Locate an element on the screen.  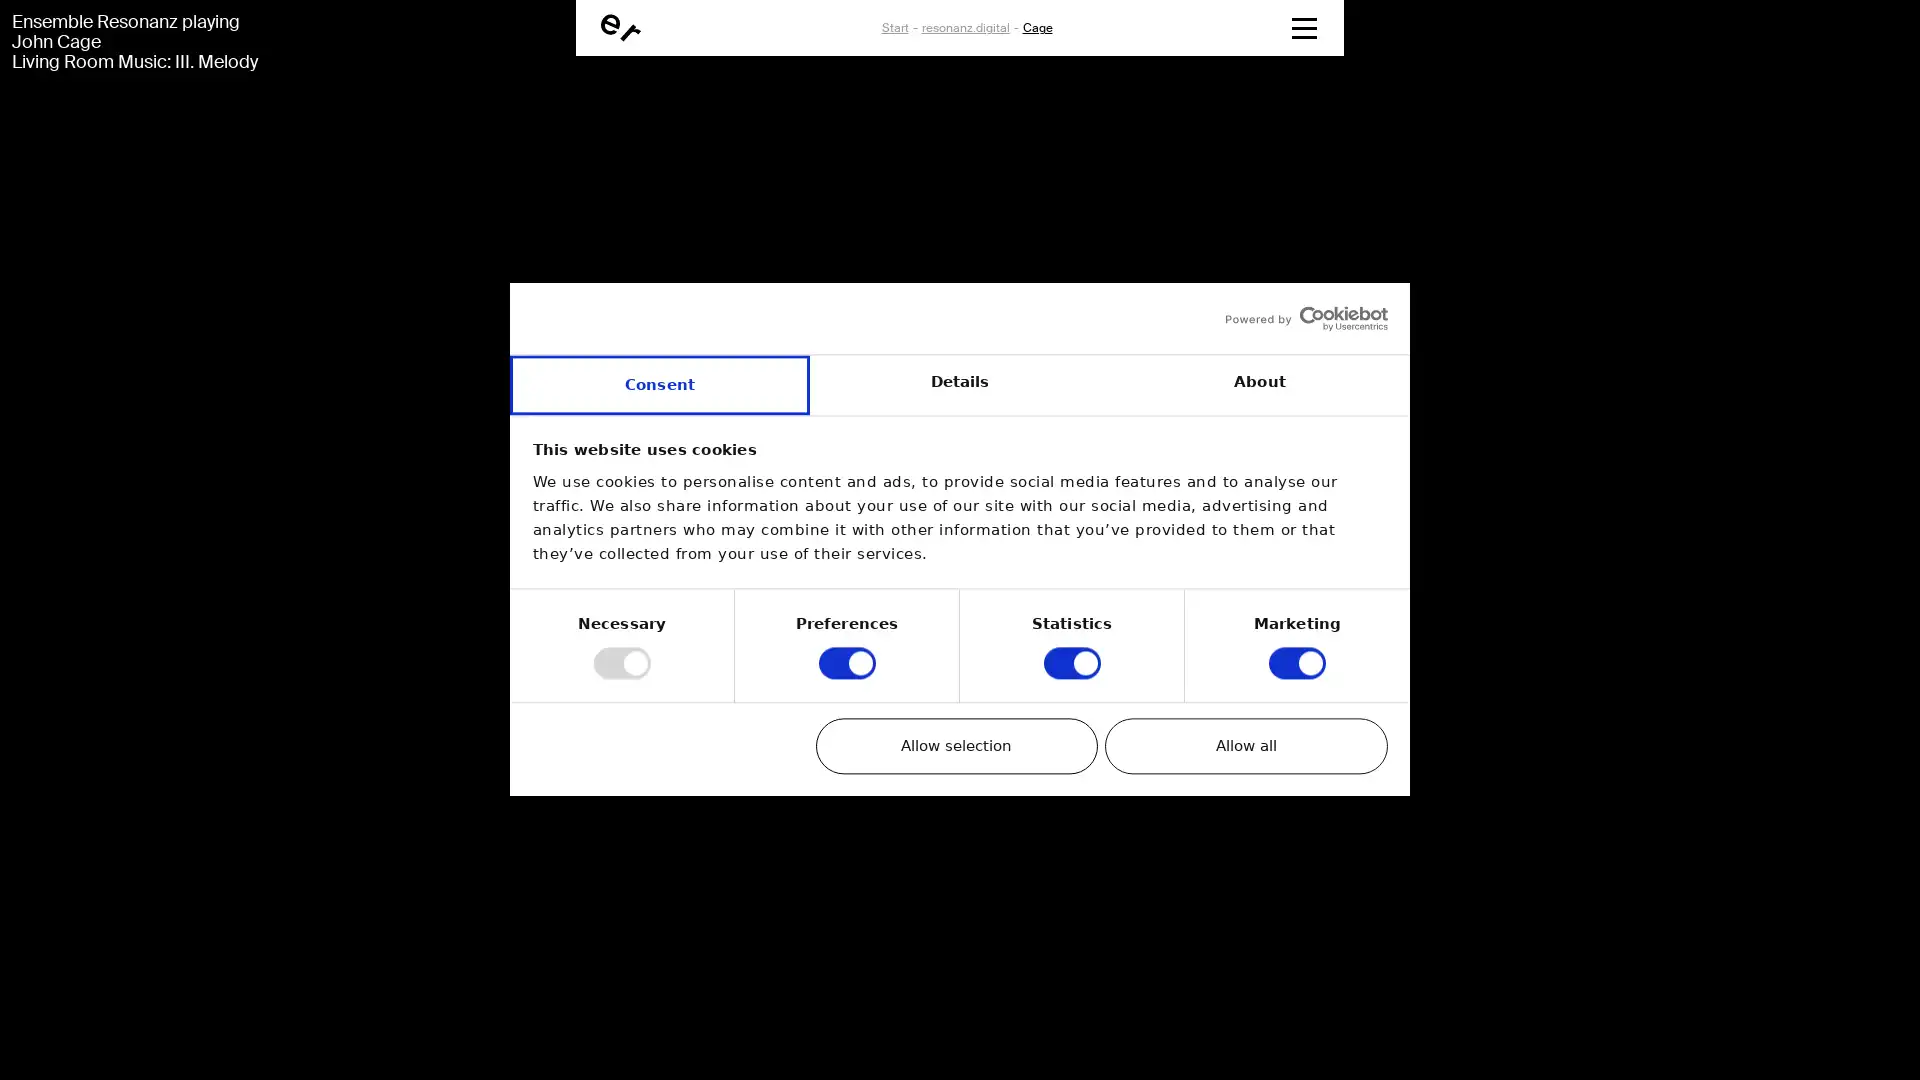
08 is located at coordinates (1350, 1056).